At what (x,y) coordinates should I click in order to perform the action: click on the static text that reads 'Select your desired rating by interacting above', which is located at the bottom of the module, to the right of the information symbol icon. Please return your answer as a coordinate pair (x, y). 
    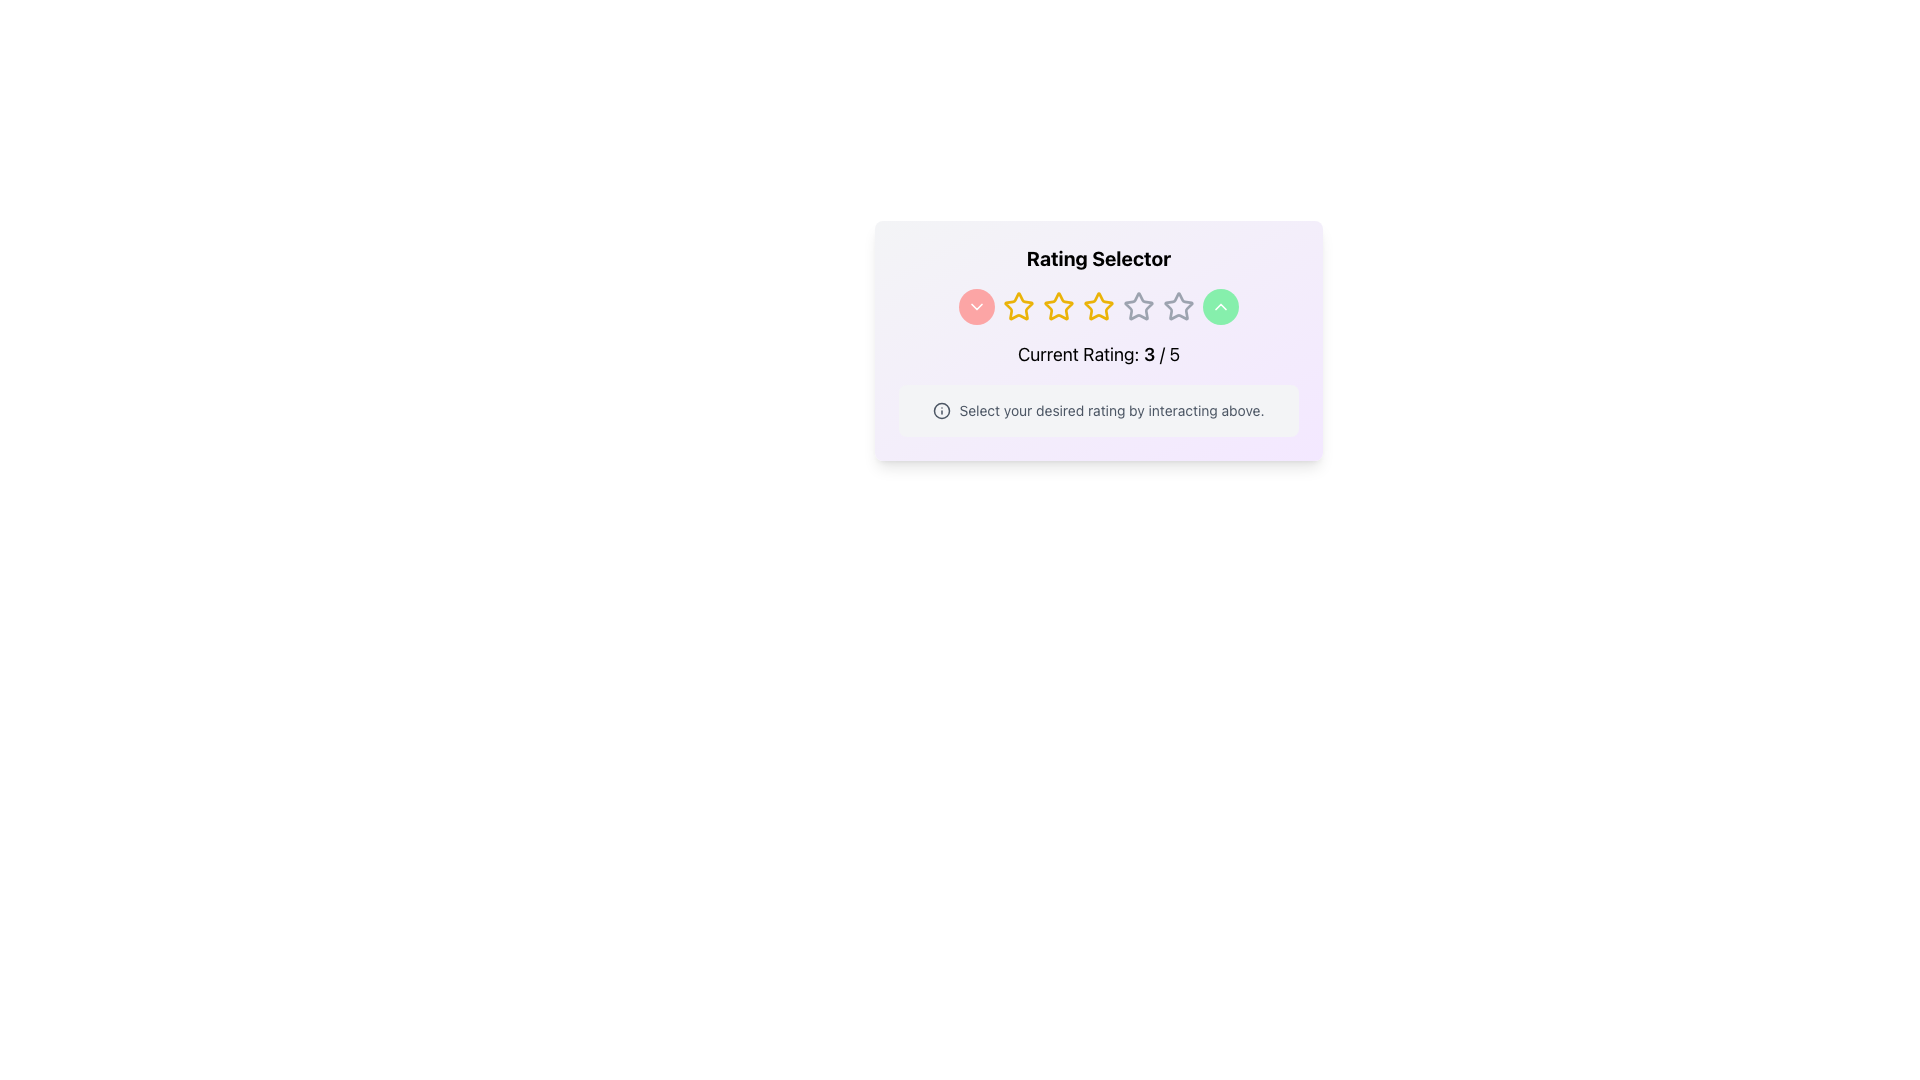
    Looking at the image, I should click on (1111, 410).